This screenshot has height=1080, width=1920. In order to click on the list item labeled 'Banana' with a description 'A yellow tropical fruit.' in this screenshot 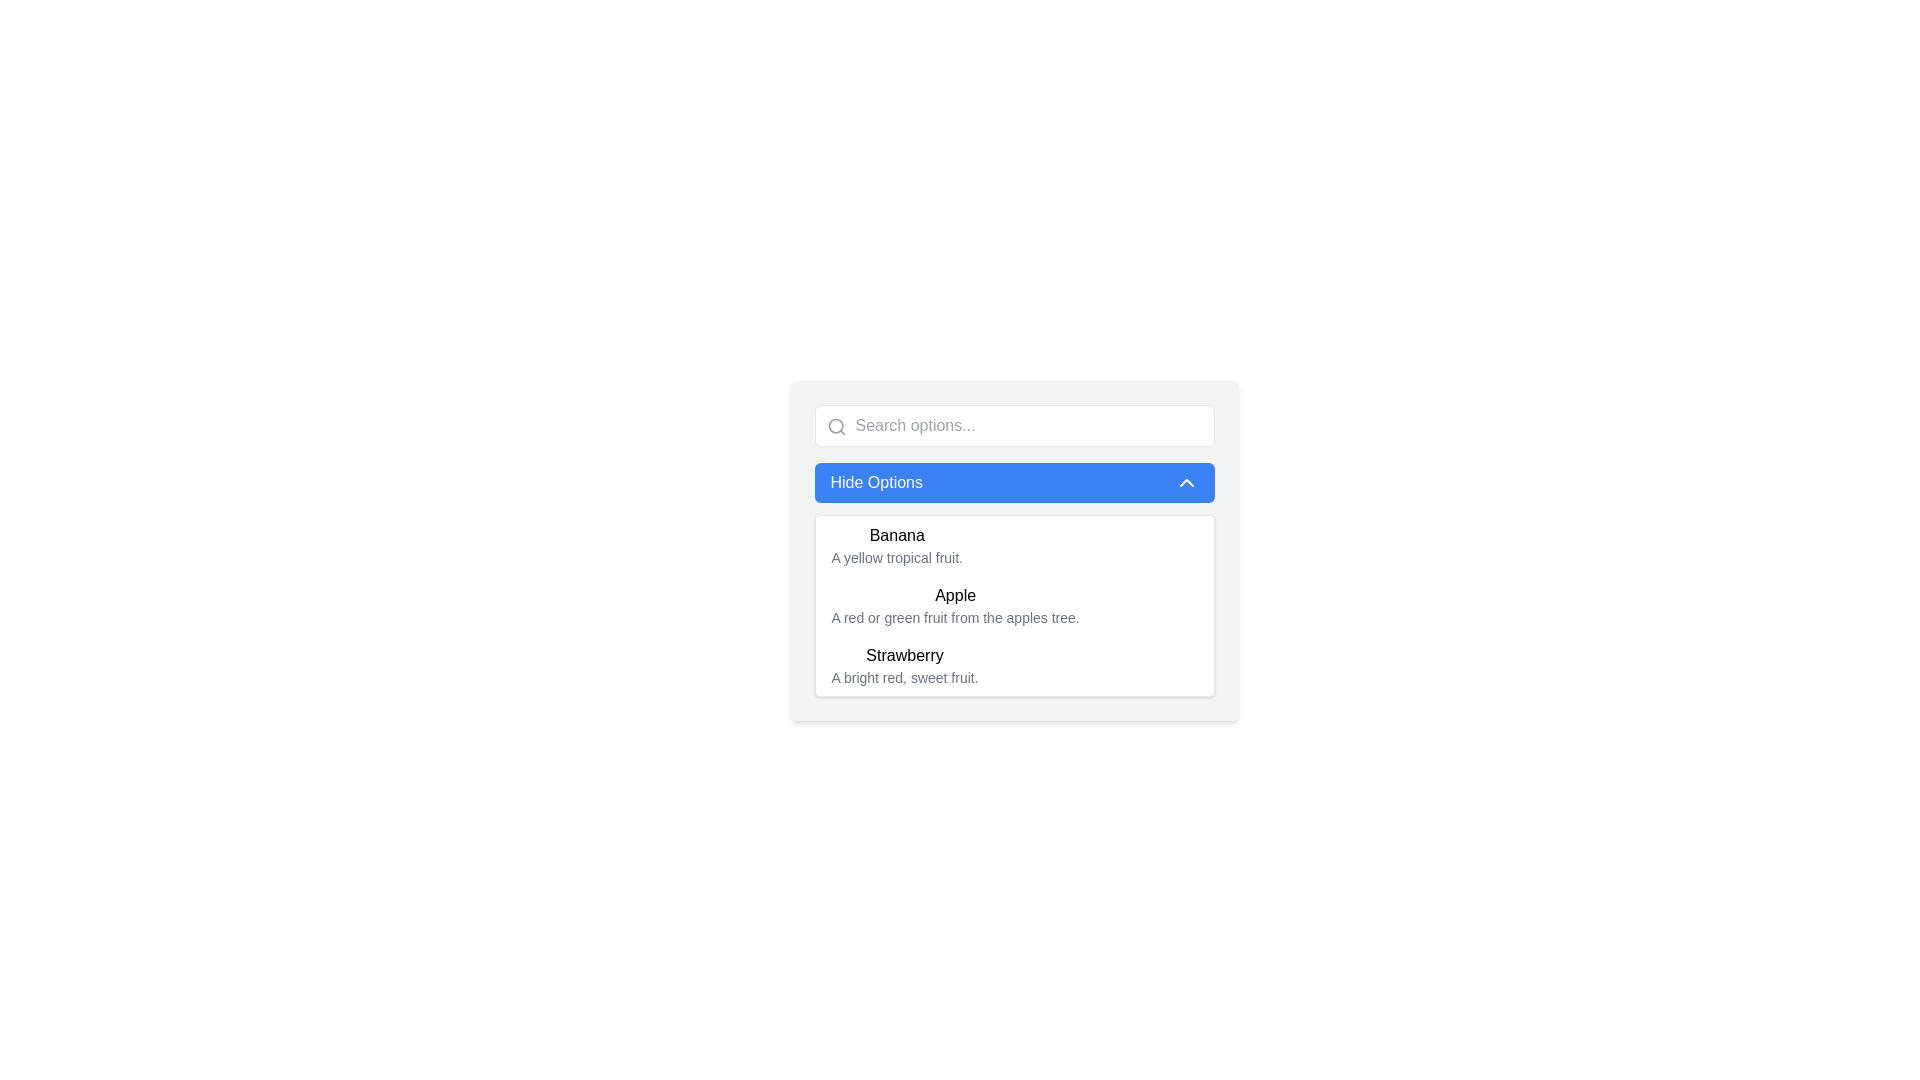, I will do `click(1014, 546)`.